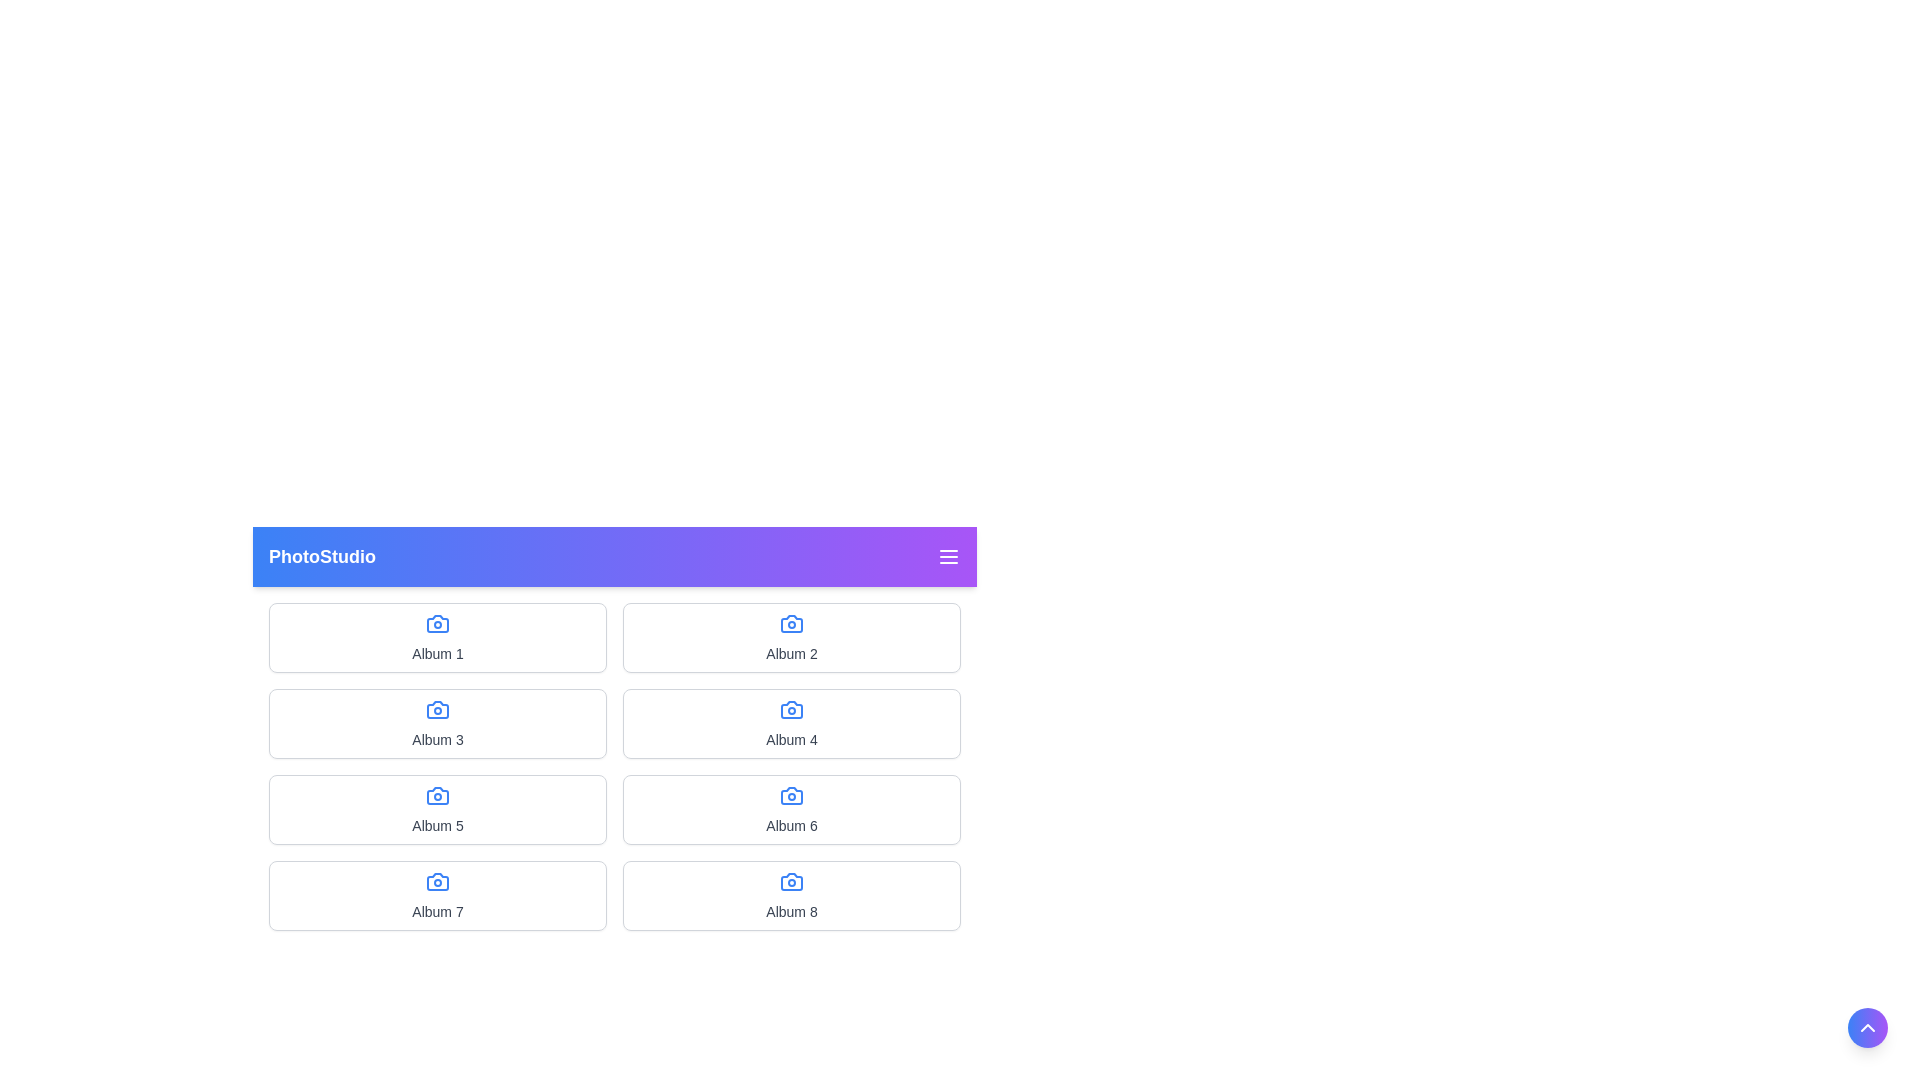 This screenshot has height=1080, width=1920. Describe the element at coordinates (791, 708) in the screenshot. I see `the blue camera icon located above the text 'Album 4' in the grid layout` at that location.